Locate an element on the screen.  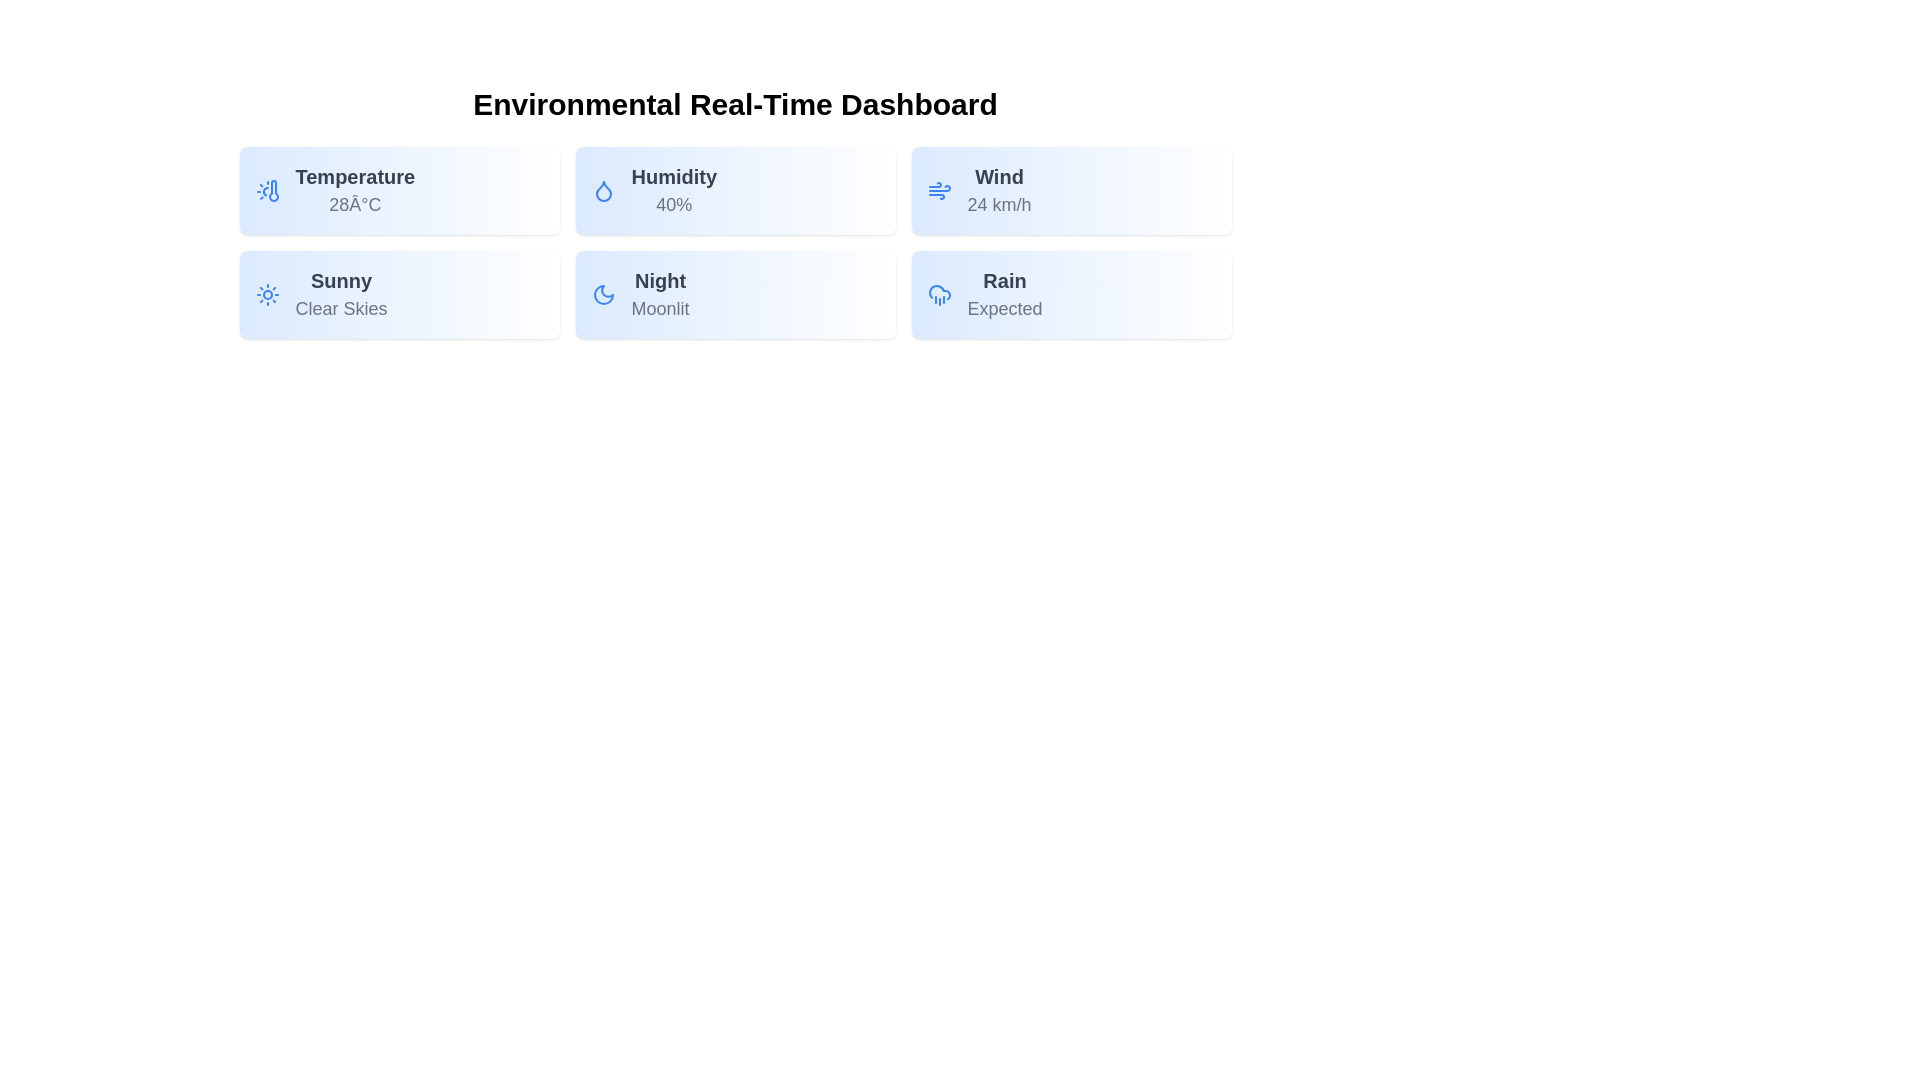
the cloud with rain icon located in the bottom-right of the layout is located at coordinates (938, 292).